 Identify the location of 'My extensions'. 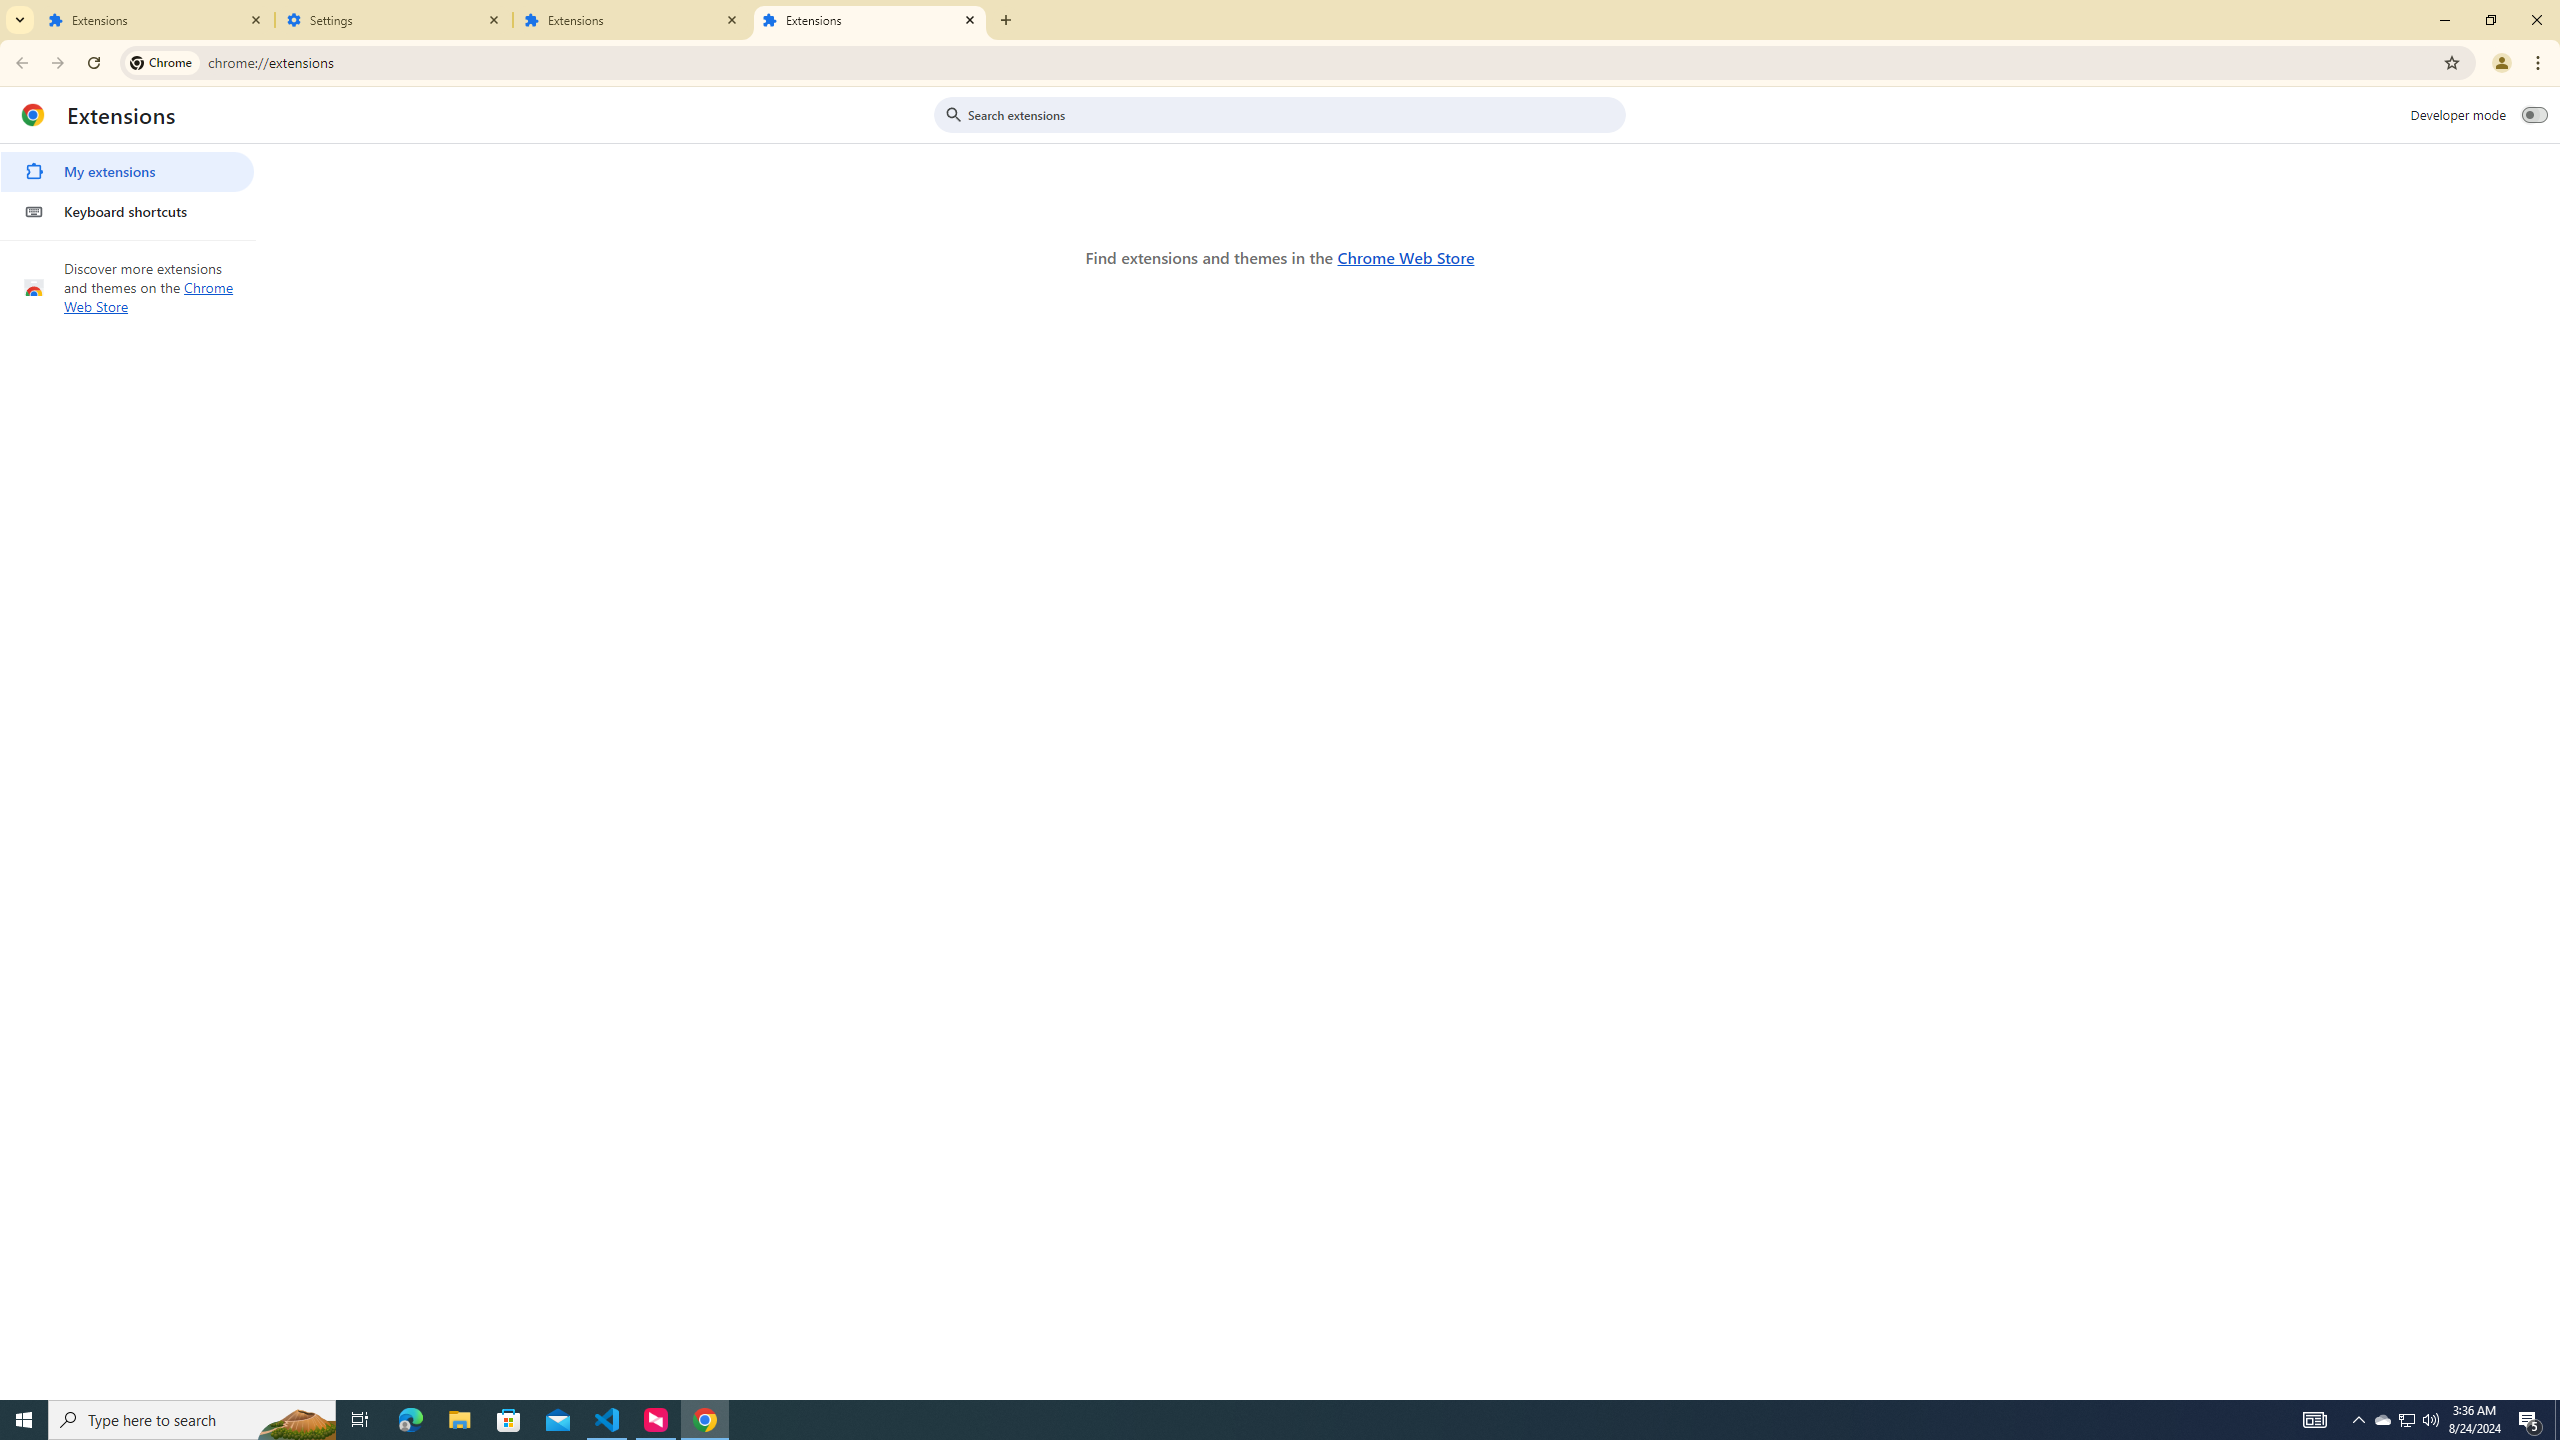
(126, 172).